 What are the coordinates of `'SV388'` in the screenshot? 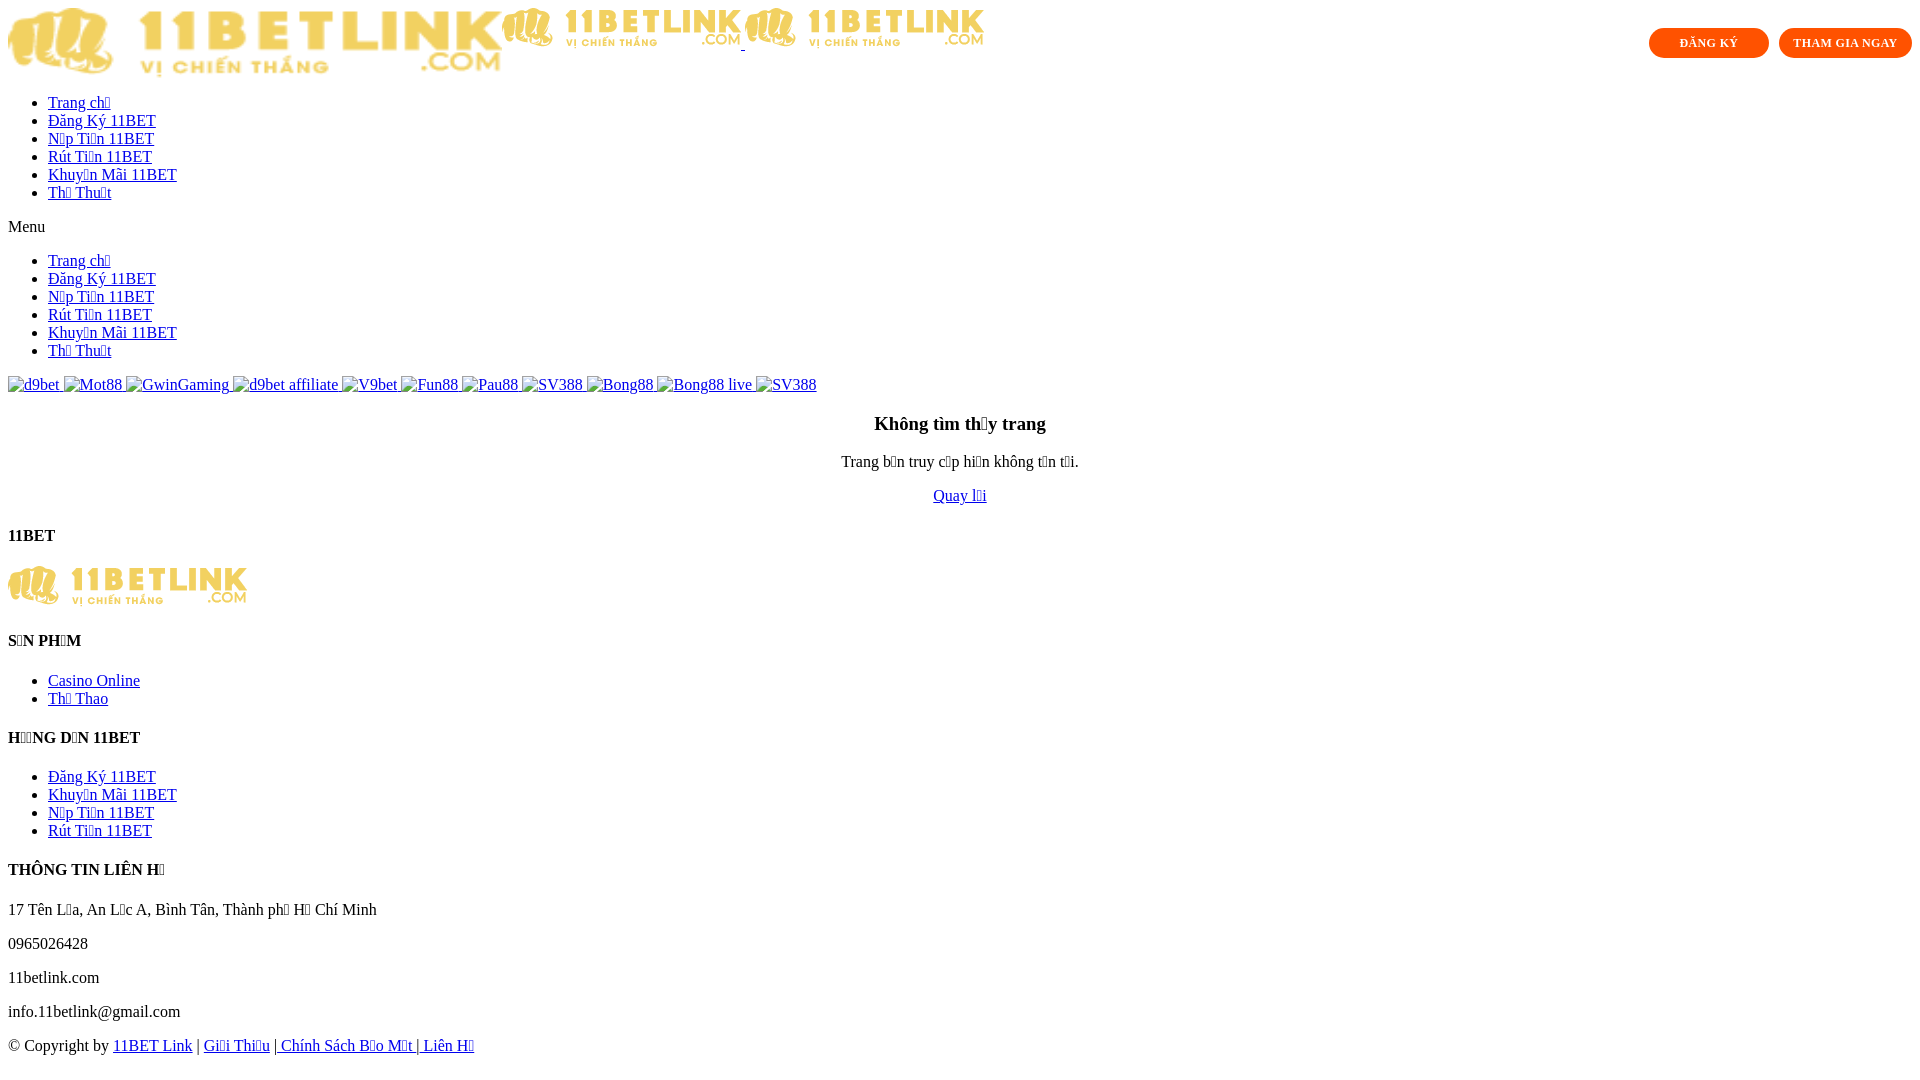 It's located at (522, 384).